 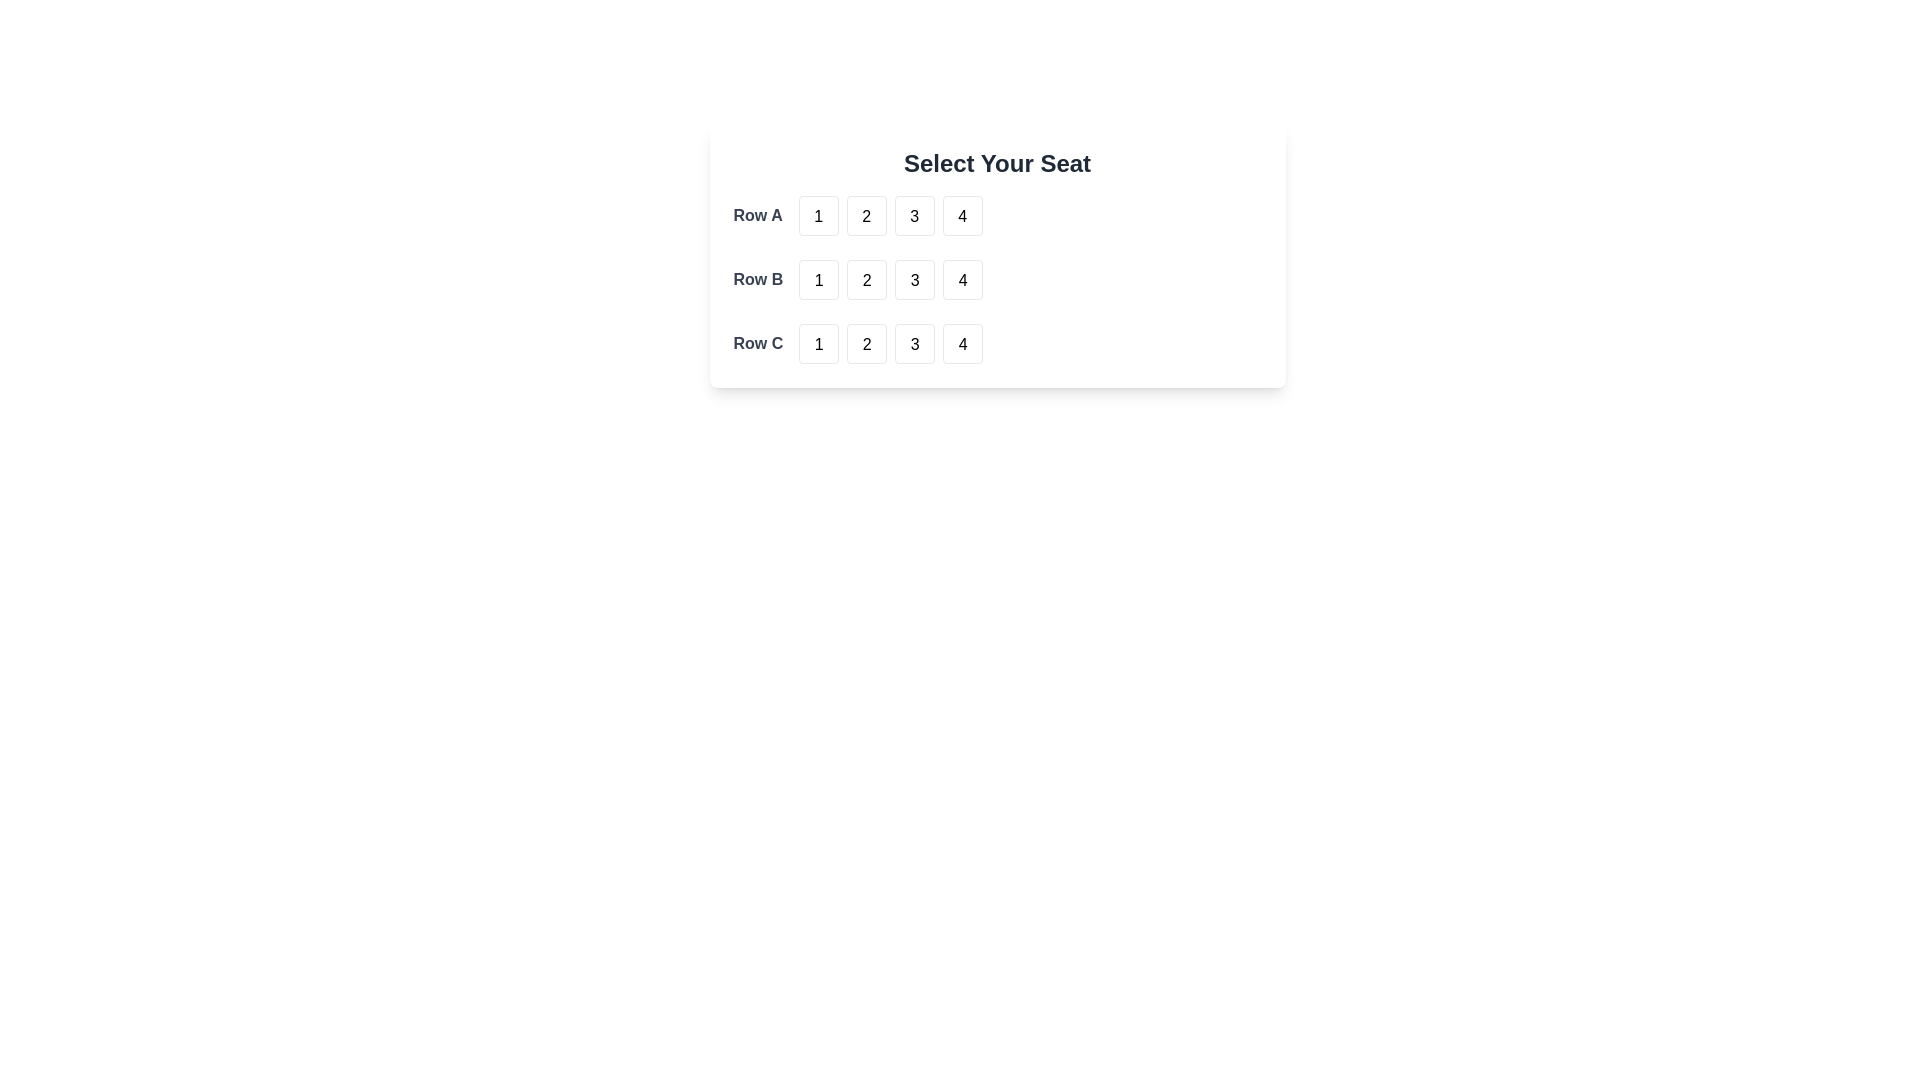 What do you see at coordinates (890, 280) in the screenshot?
I see `the button in the grouped selection interface located in 'Row B'` at bounding box center [890, 280].